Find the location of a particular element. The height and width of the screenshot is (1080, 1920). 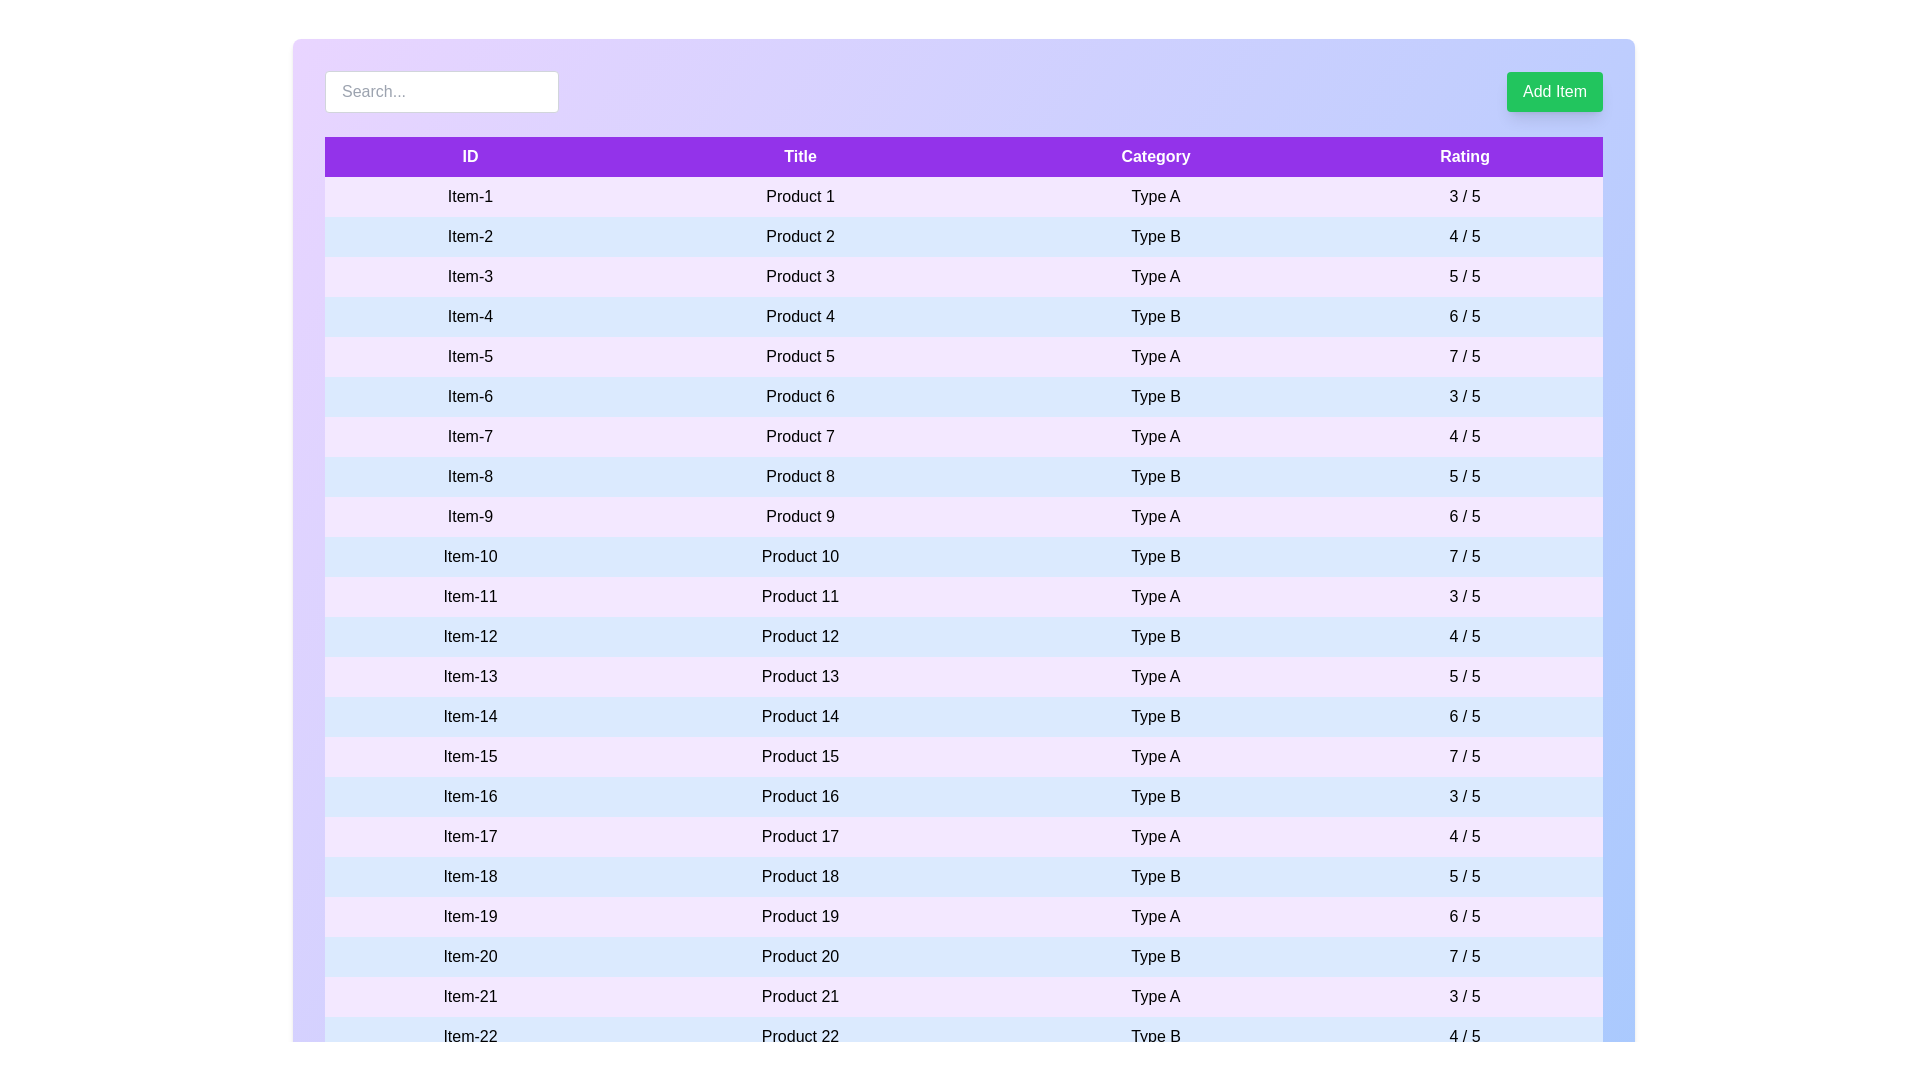

the table header labeled Category to sort the column is located at coordinates (1156, 156).